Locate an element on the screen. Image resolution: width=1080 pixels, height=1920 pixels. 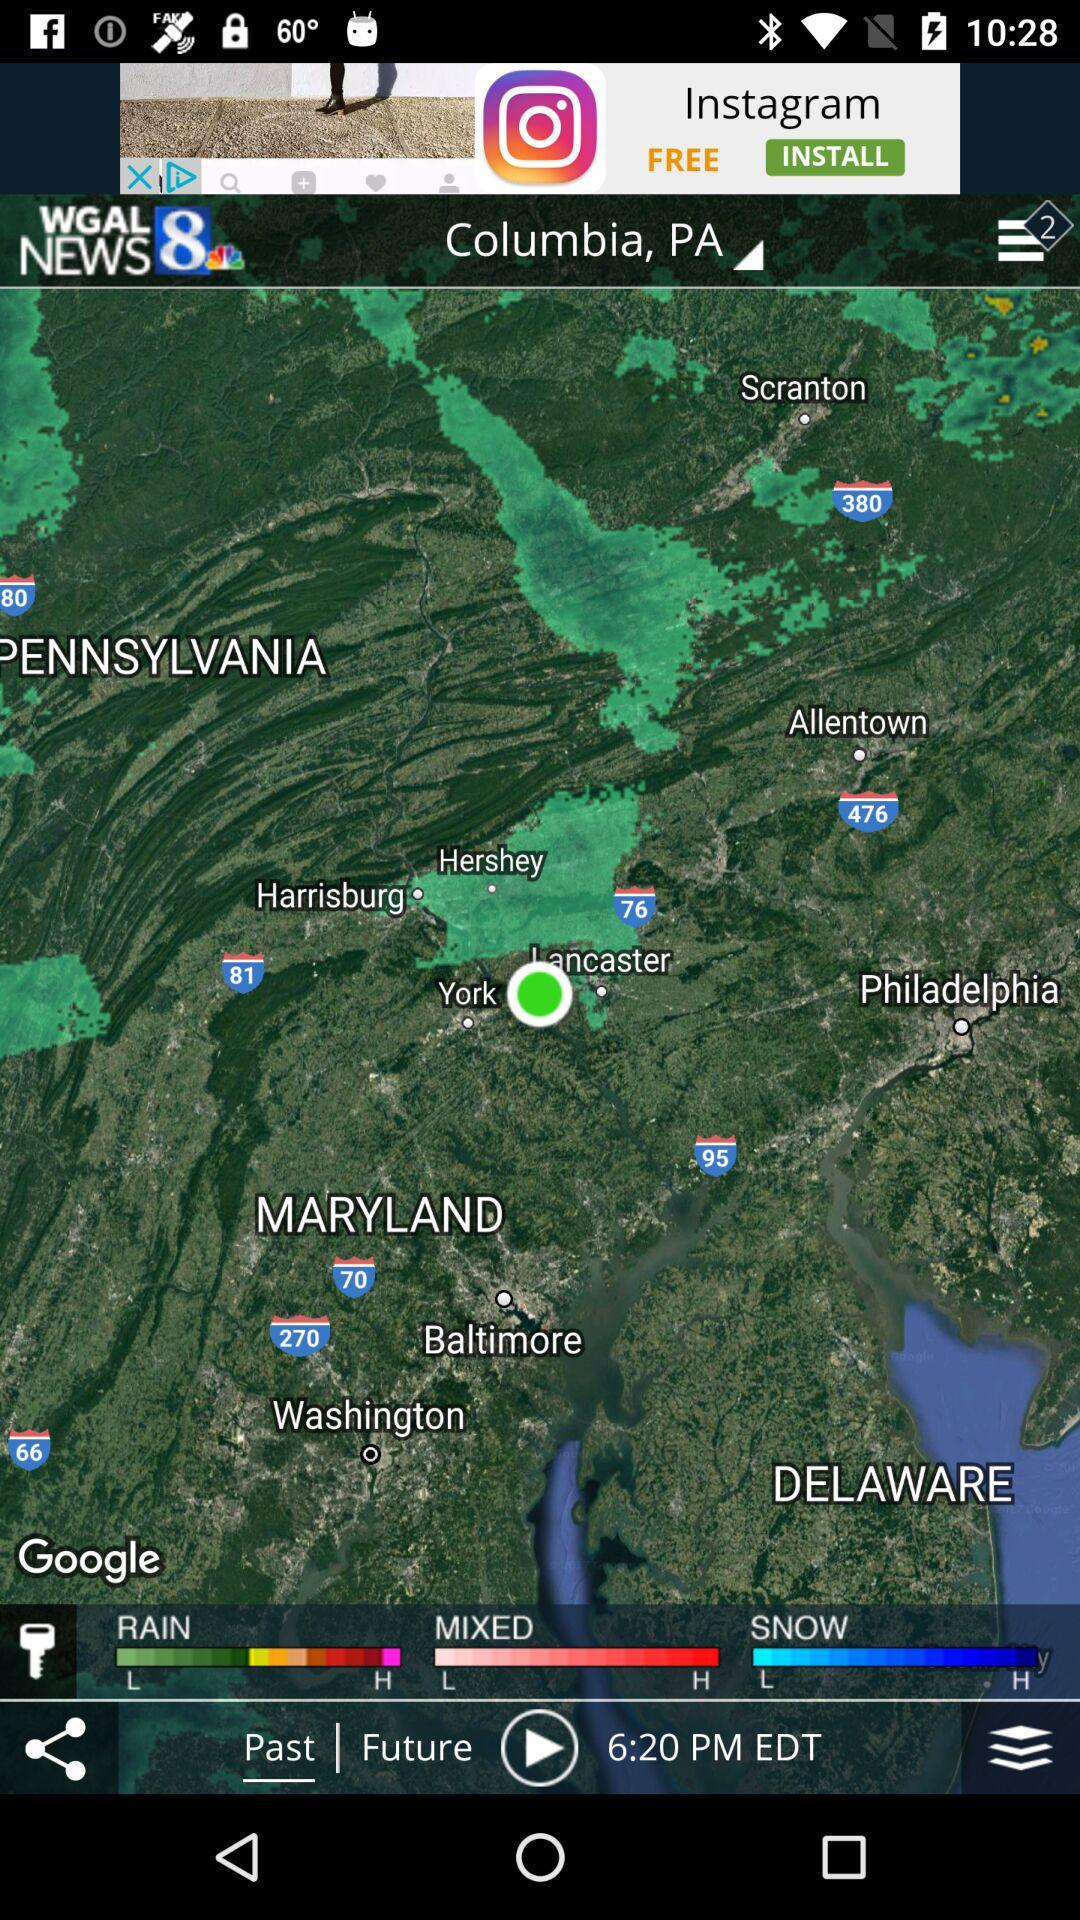
item to the left of the 6 20 pm item is located at coordinates (538, 1746).